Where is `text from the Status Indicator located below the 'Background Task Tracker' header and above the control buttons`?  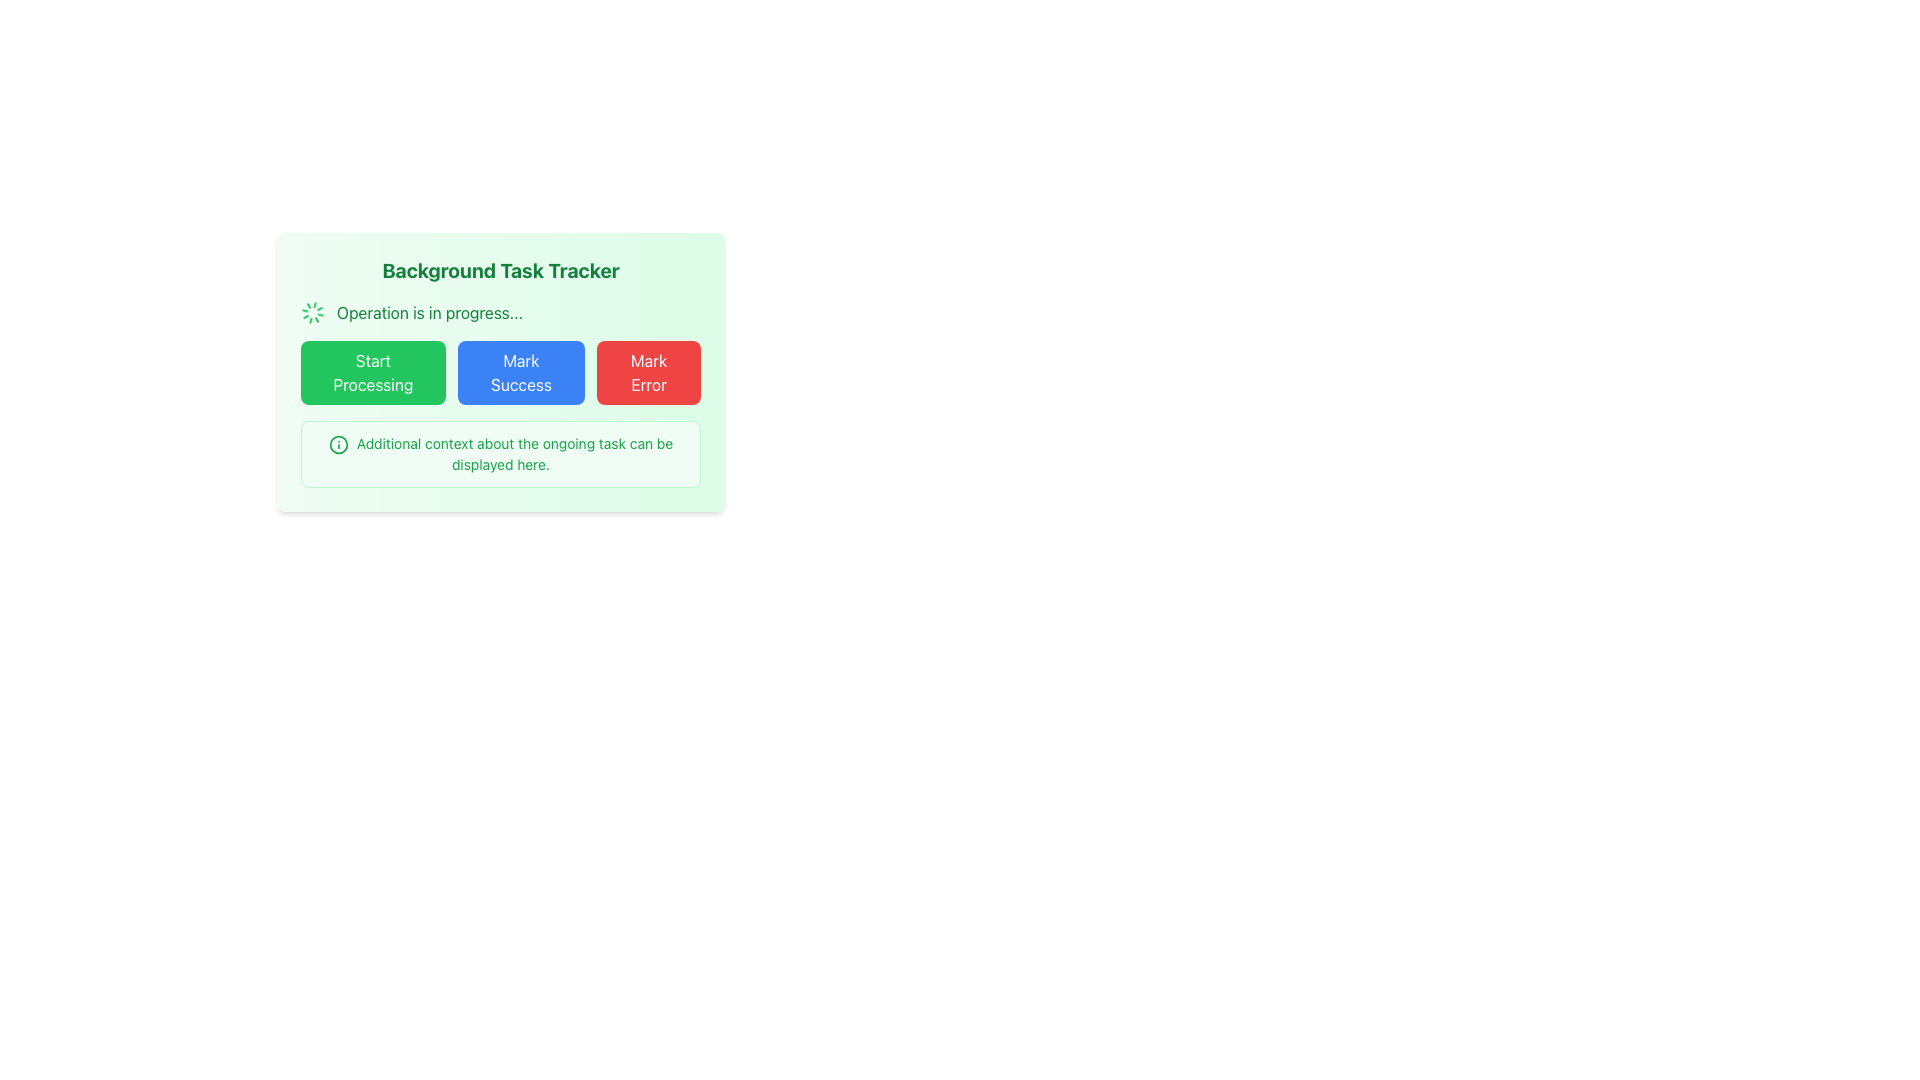
text from the Status Indicator located below the 'Background Task Tracker' header and above the control buttons is located at coordinates (500, 312).